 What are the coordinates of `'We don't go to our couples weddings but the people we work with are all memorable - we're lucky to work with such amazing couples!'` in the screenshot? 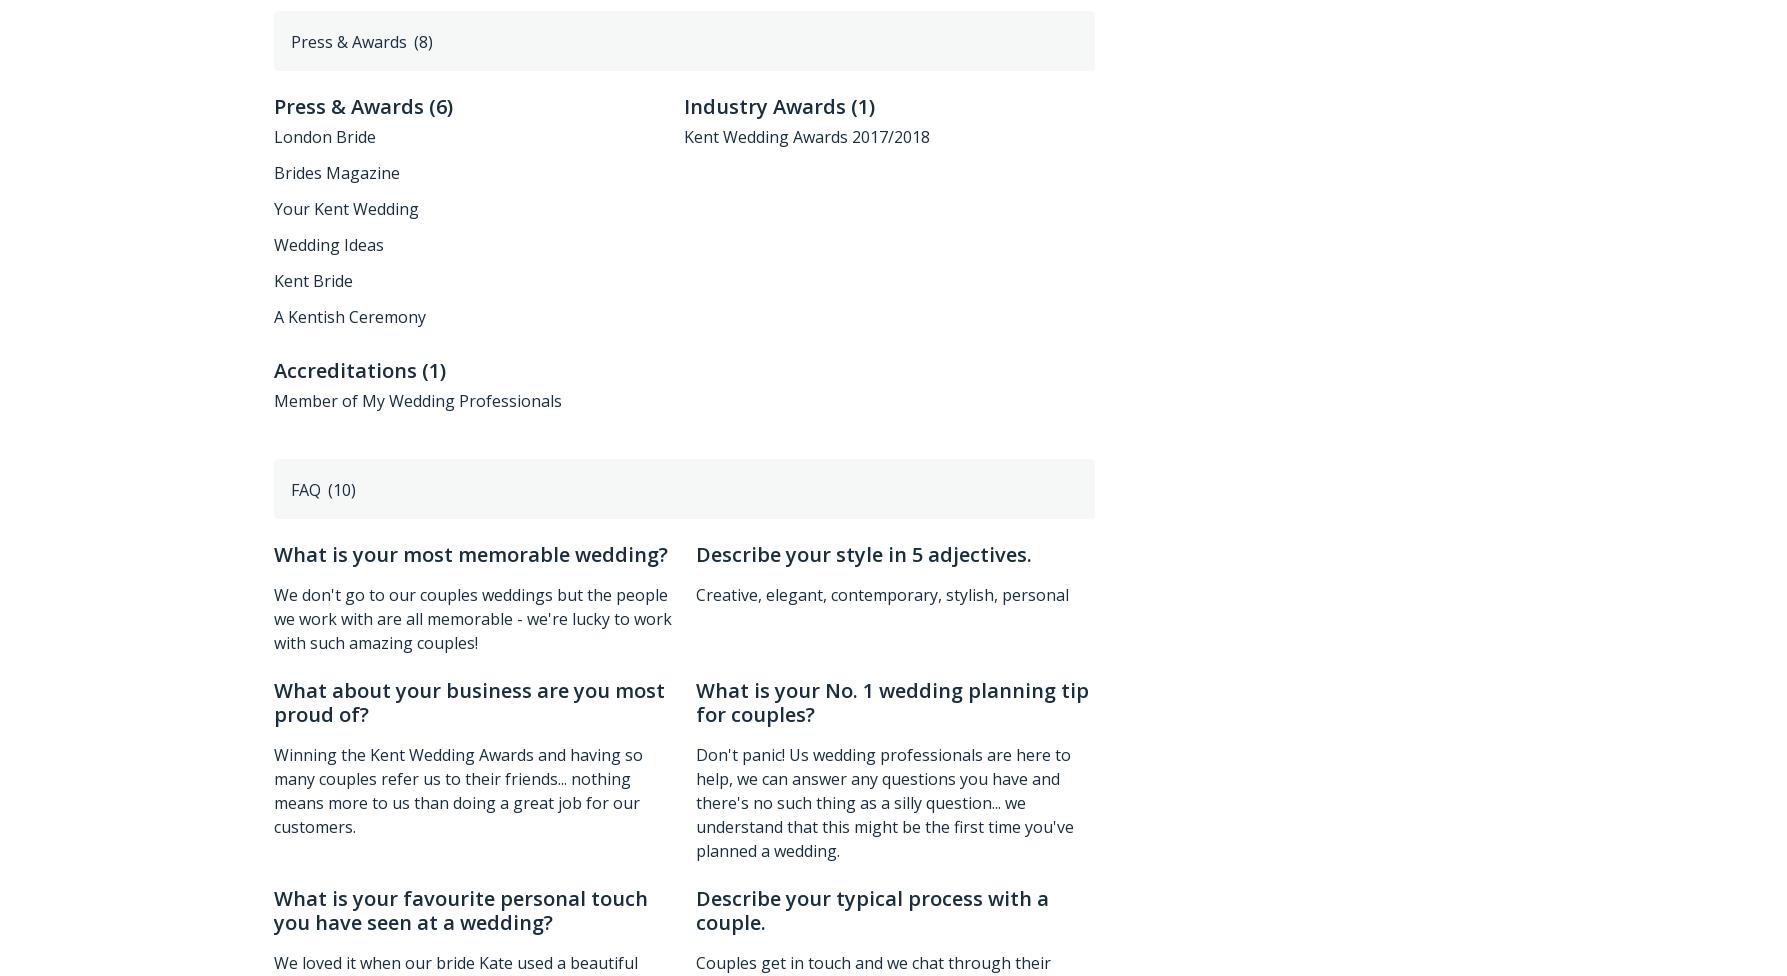 It's located at (272, 617).